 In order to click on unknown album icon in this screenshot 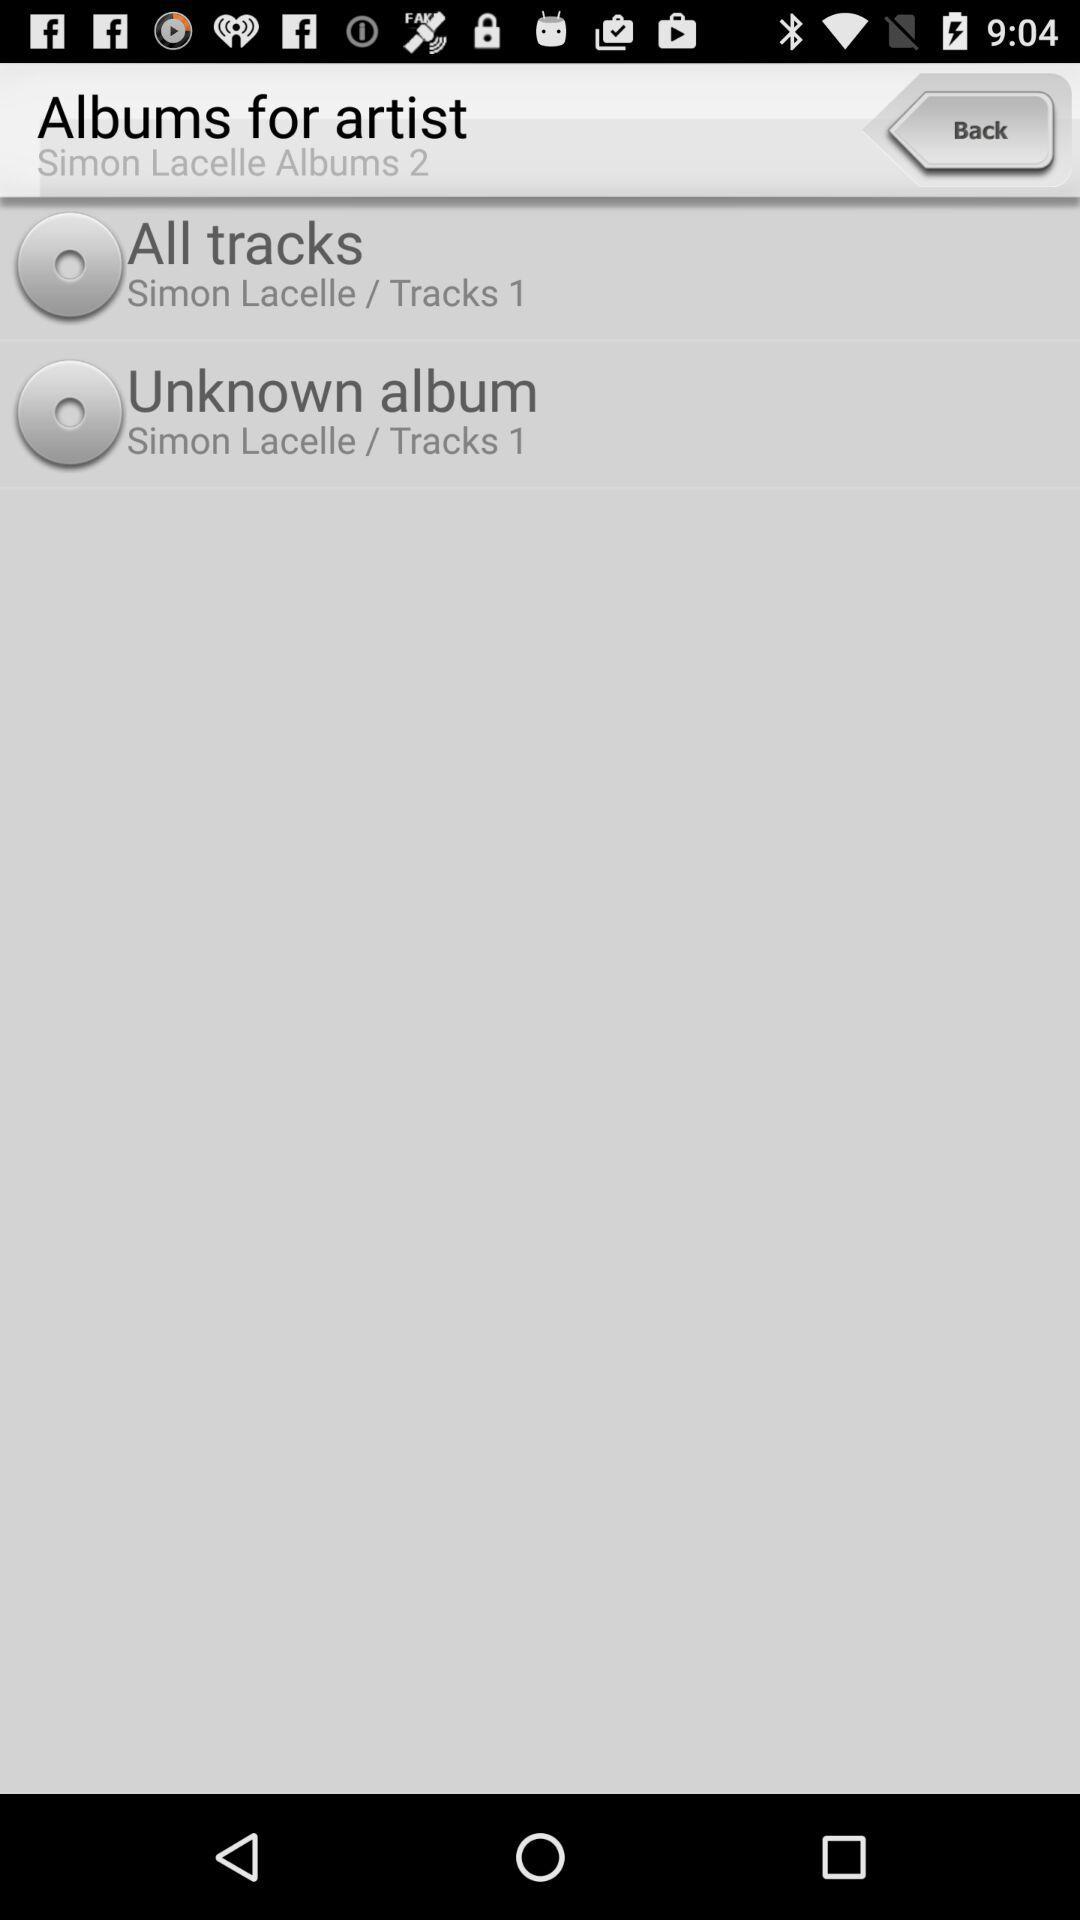, I will do `click(598, 388)`.